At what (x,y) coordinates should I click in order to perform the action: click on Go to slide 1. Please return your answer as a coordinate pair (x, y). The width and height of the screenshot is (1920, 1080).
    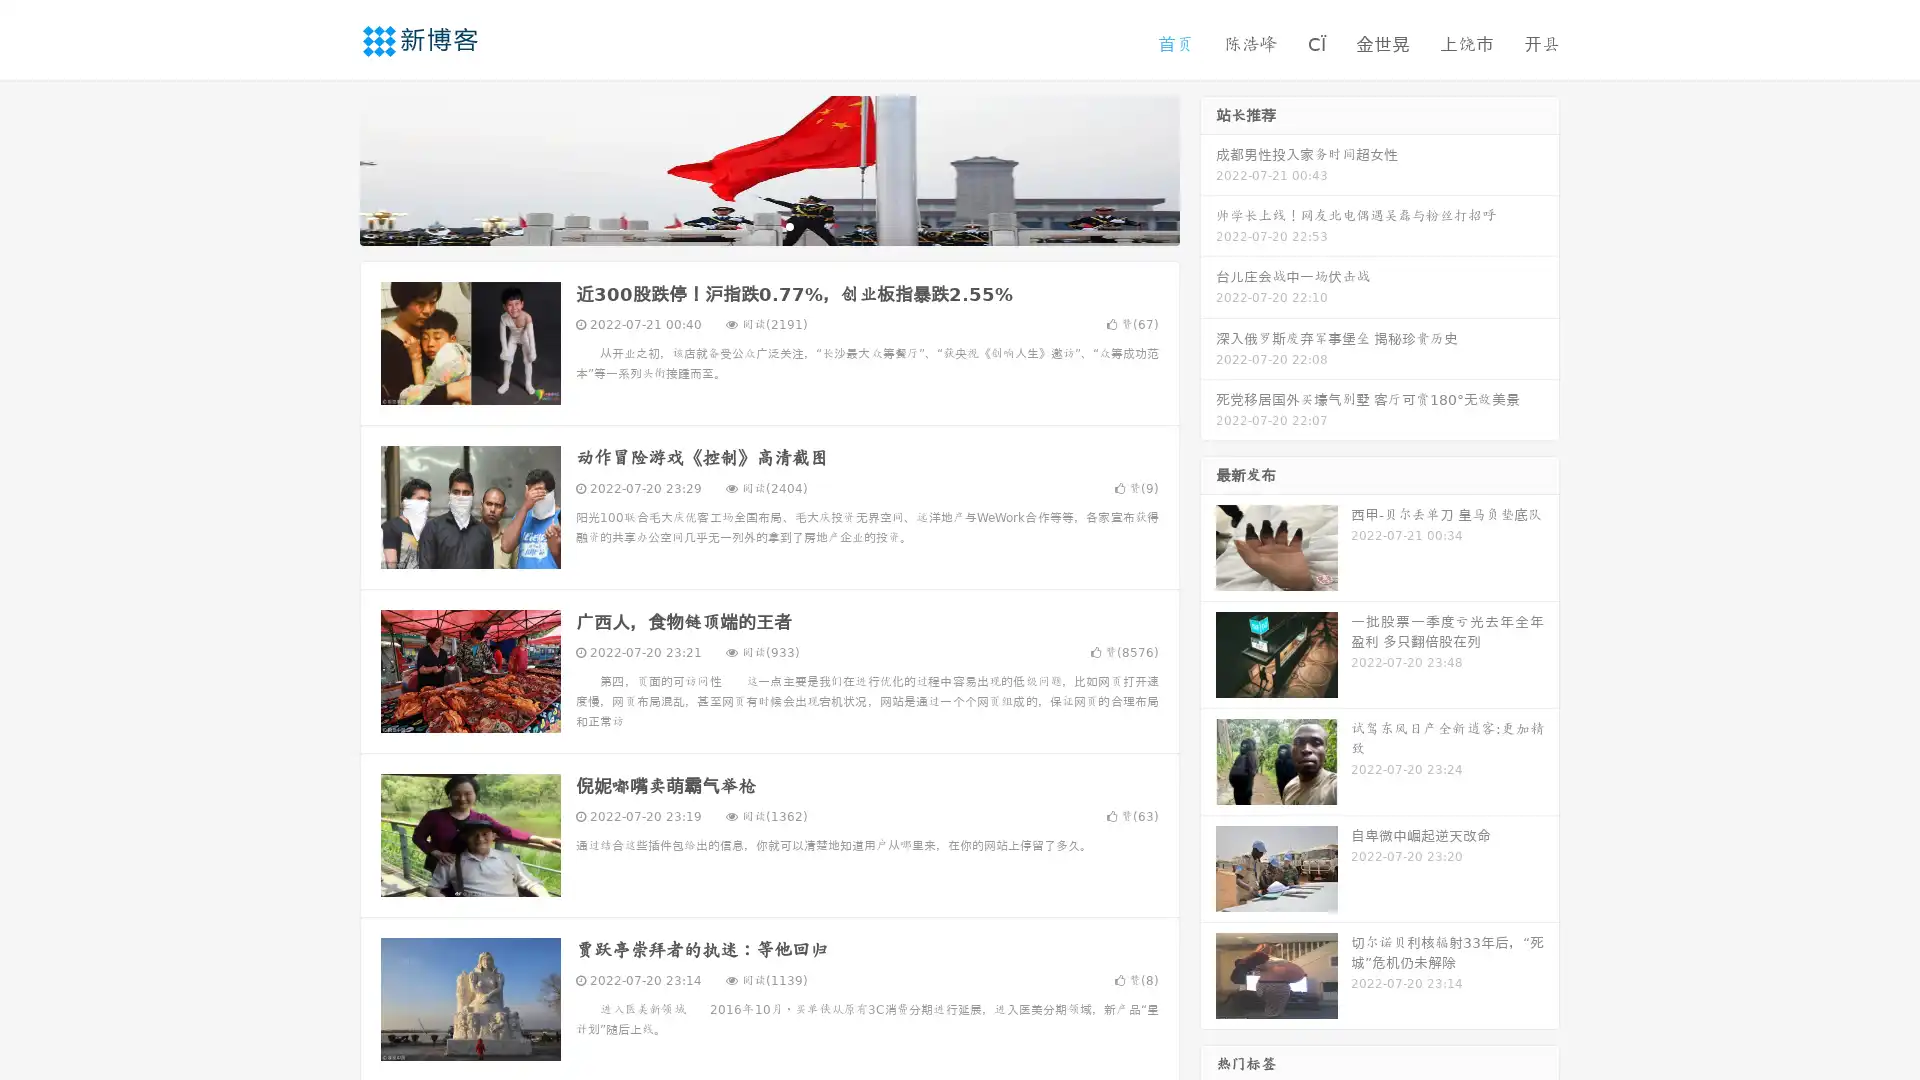
    Looking at the image, I should click on (748, 225).